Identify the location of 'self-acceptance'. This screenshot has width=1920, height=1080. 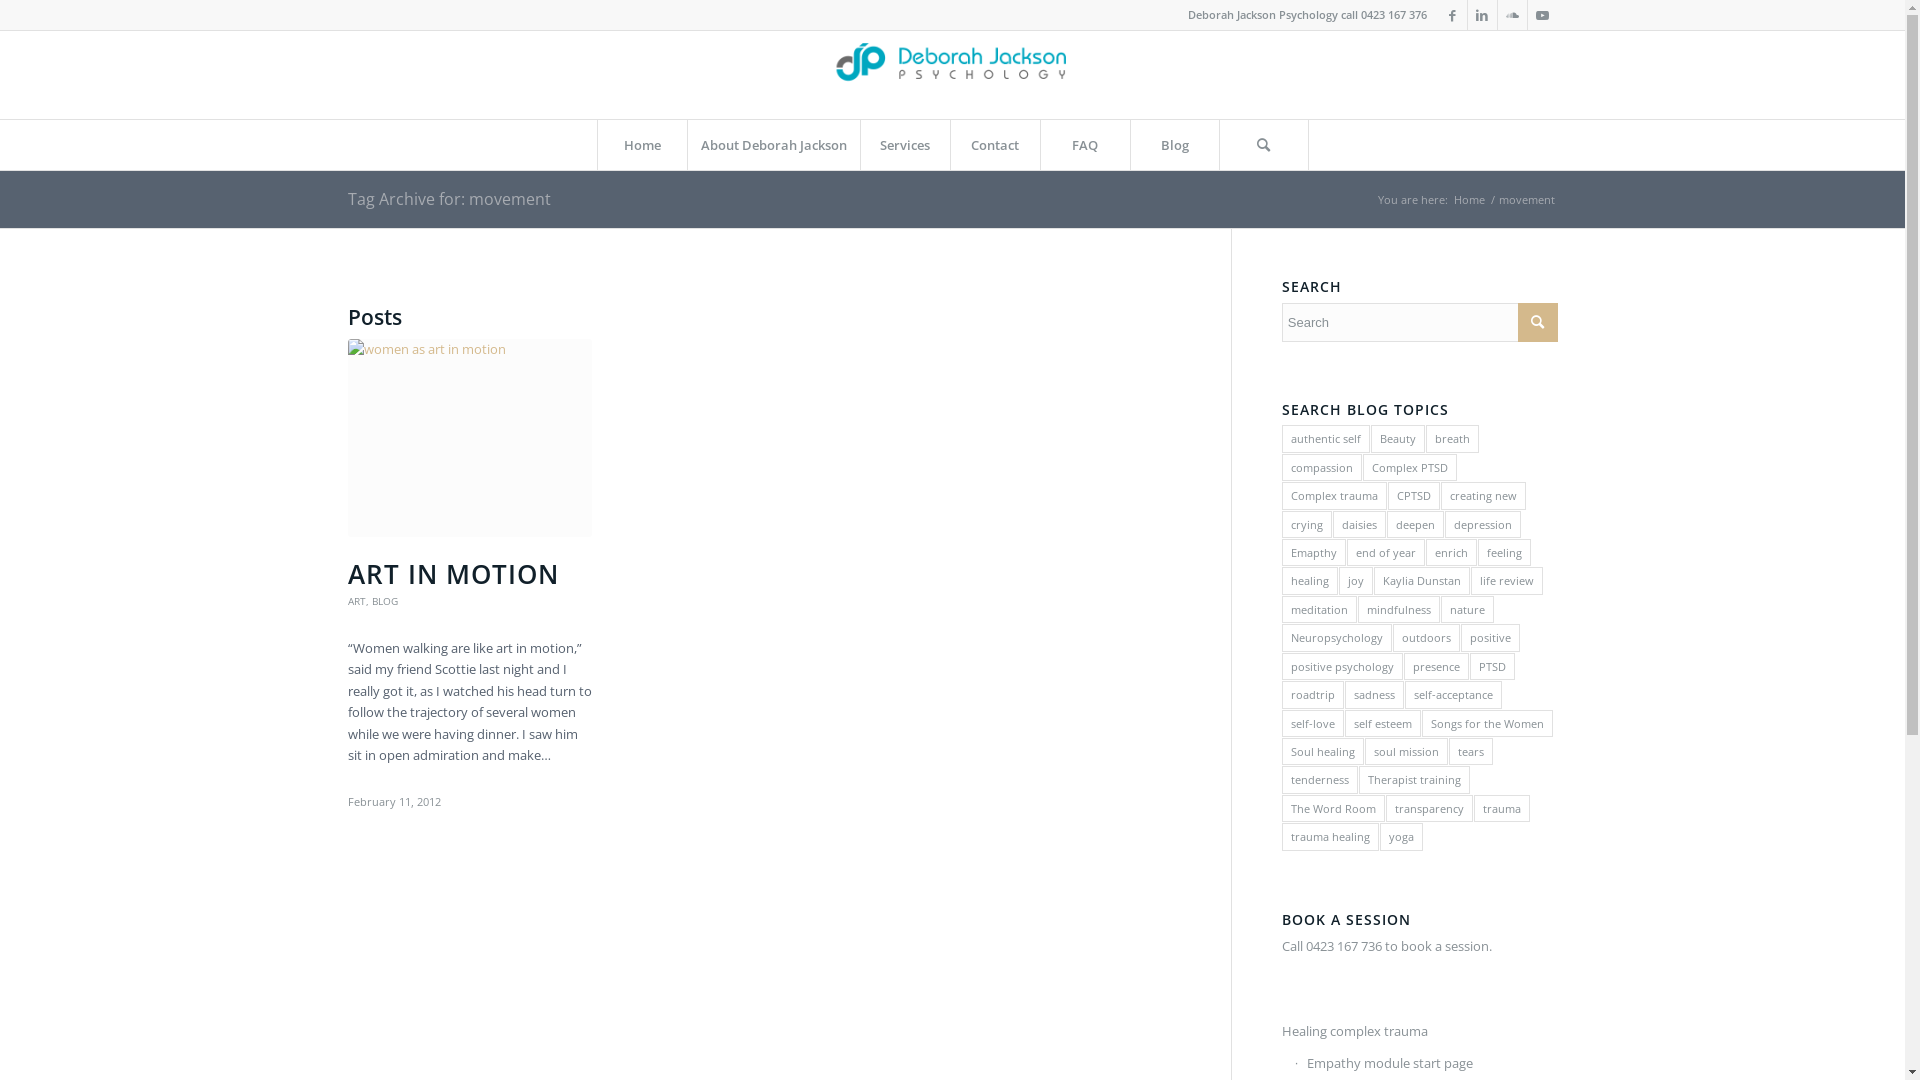
(1453, 693).